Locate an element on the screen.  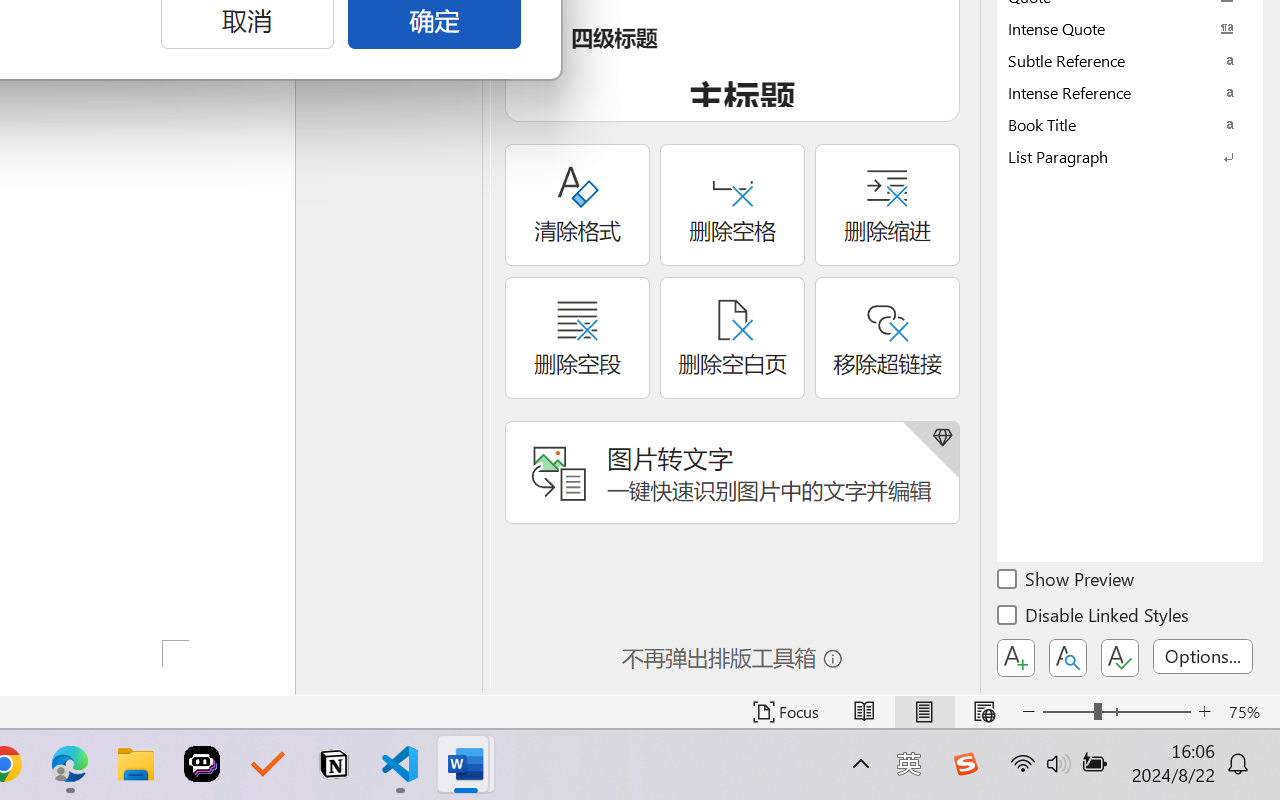
'Zoom' is located at coordinates (1115, 711).